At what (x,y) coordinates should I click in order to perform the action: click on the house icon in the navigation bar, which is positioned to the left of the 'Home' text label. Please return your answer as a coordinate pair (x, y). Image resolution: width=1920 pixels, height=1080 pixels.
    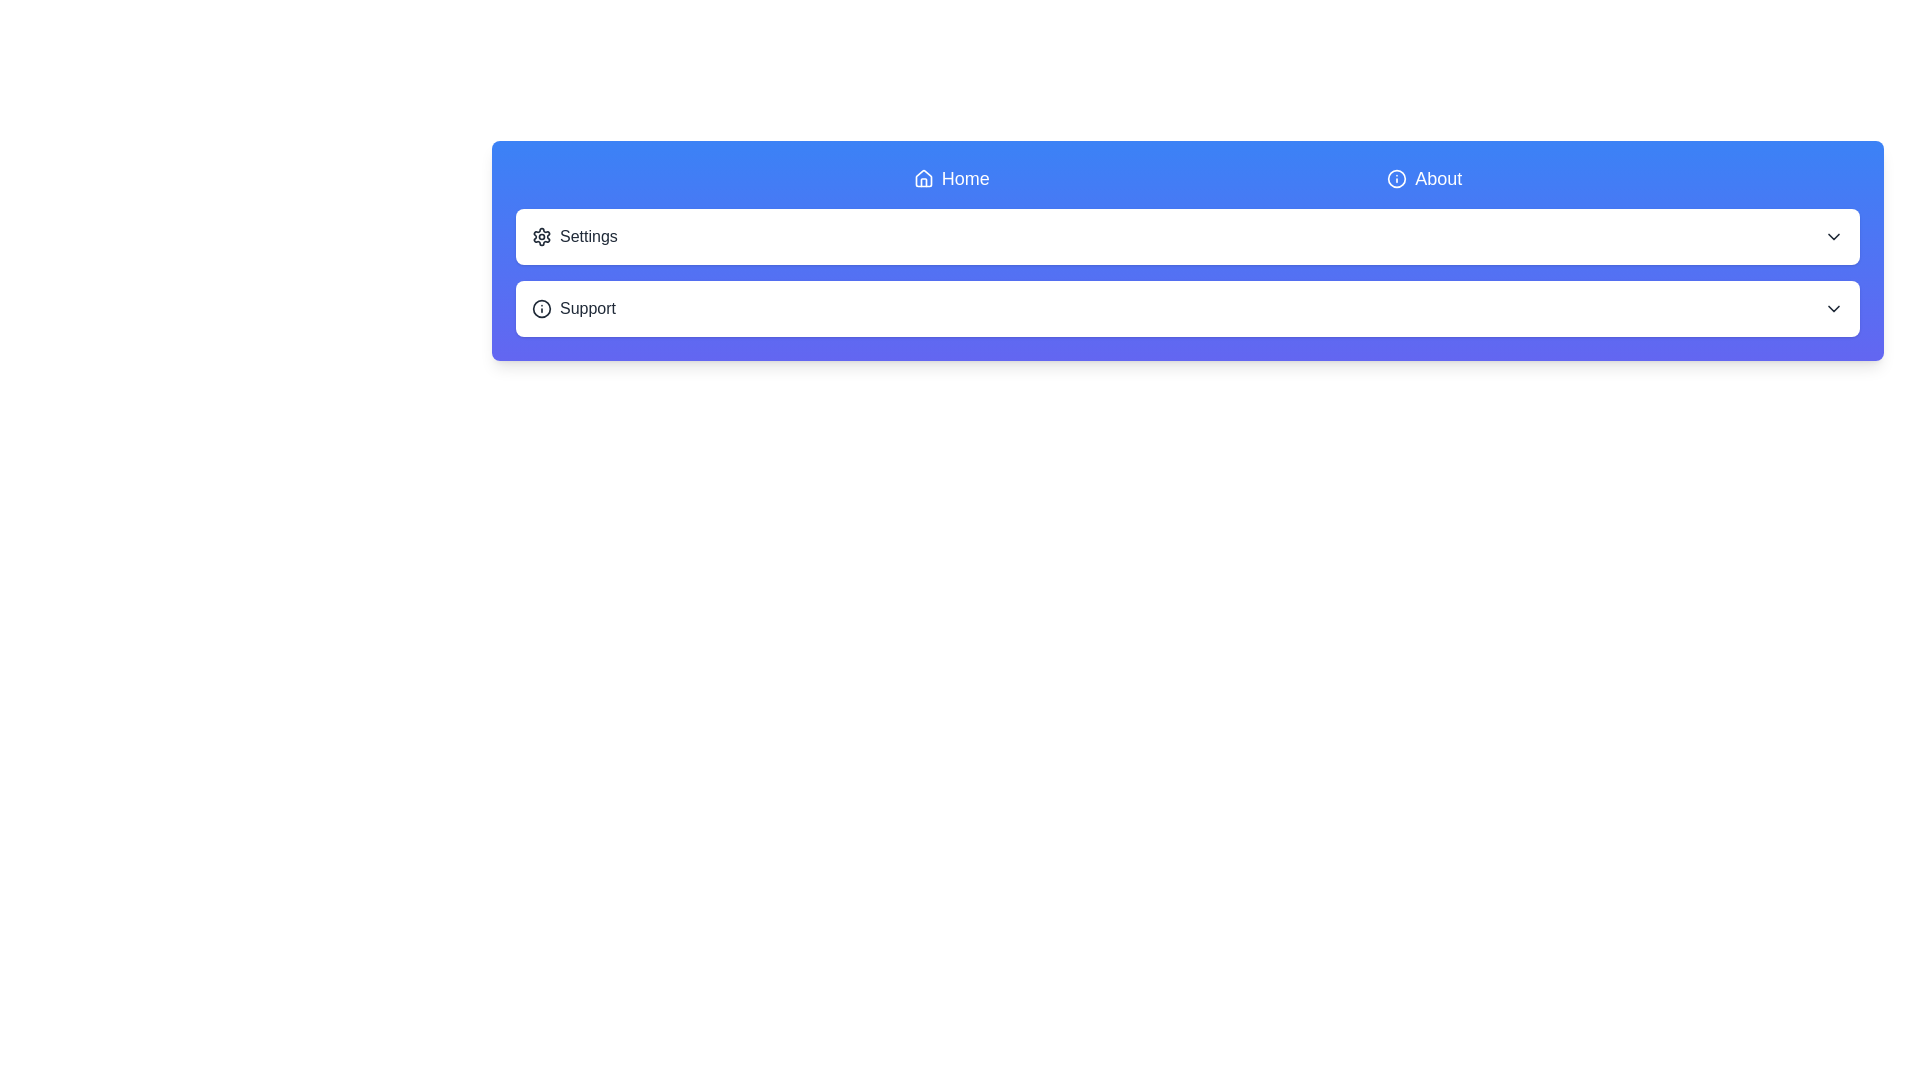
    Looking at the image, I should click on (922, 177).